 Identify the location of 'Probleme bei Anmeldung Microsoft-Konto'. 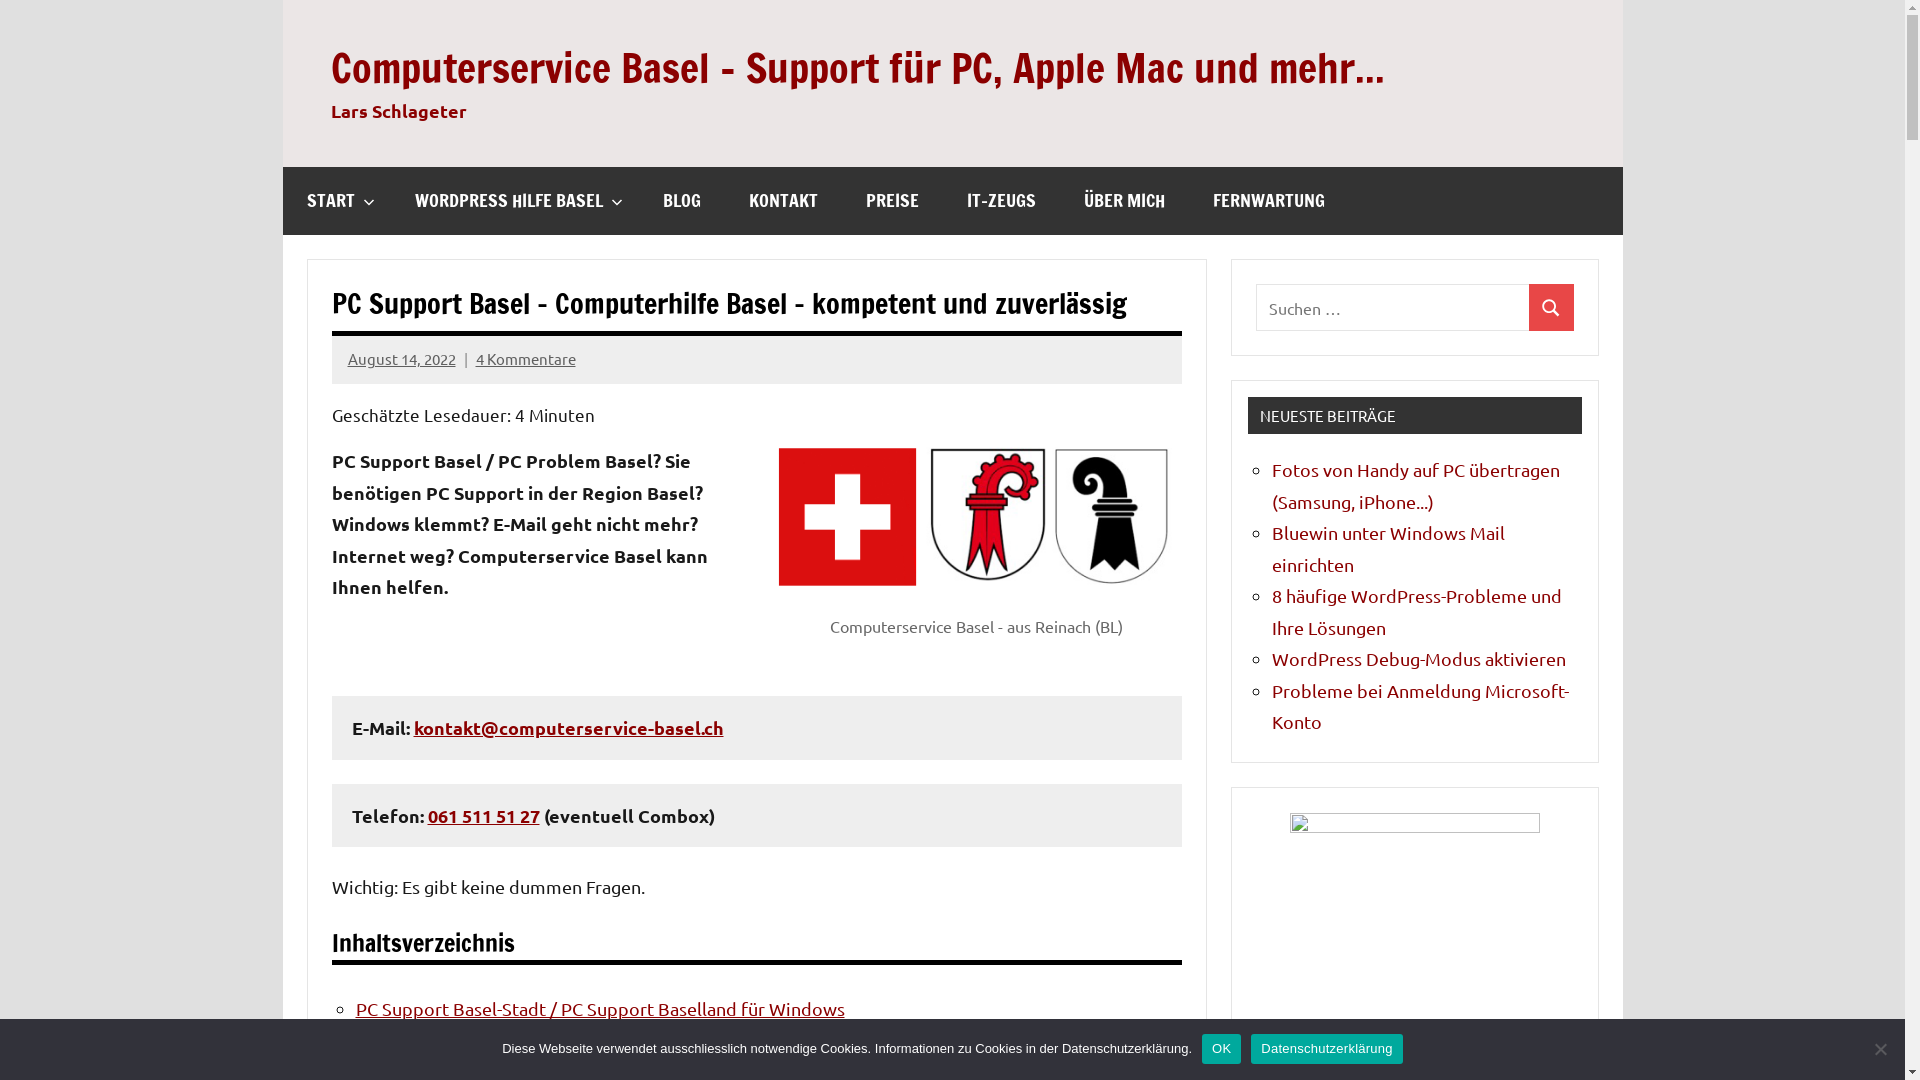
(1419, 705).